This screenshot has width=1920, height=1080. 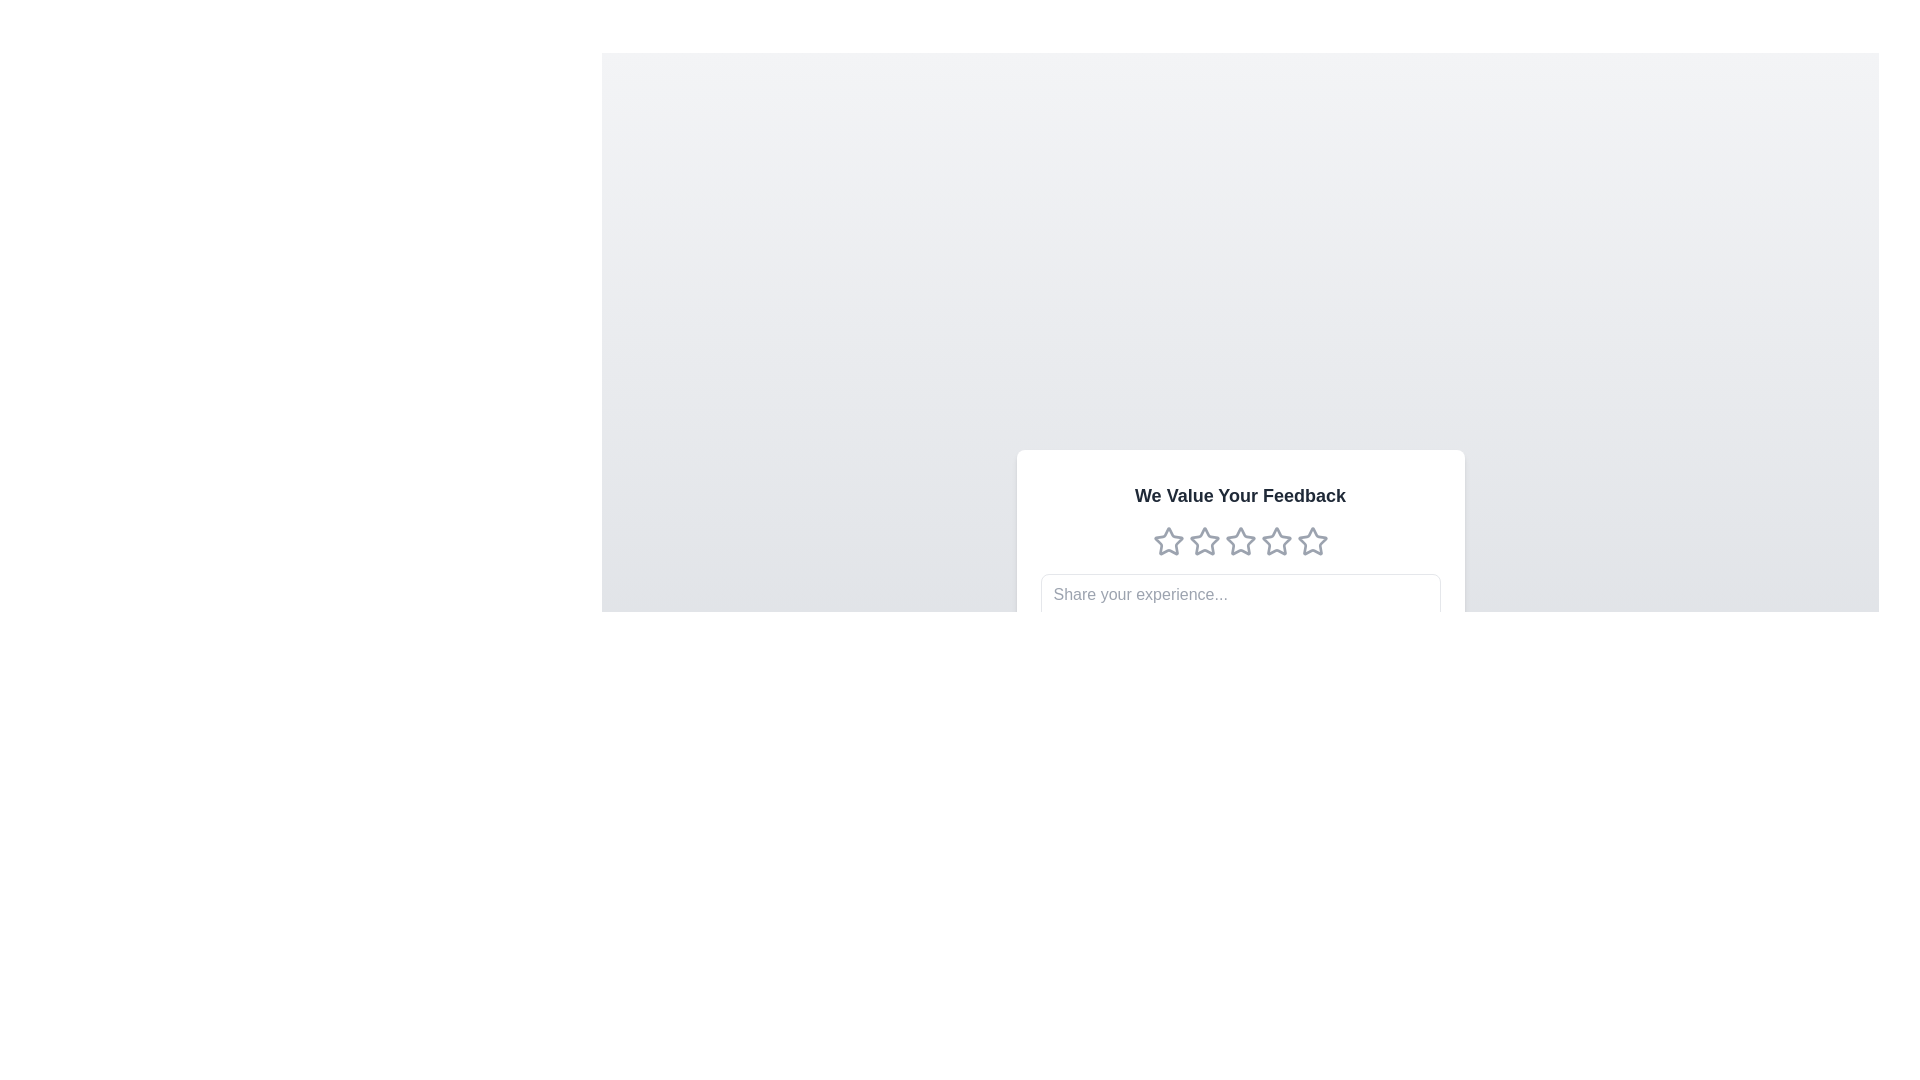 I want to click on the third star in the star-based rating system below the heading 'We Value Your Feedback', so click(x=1239, y=542).